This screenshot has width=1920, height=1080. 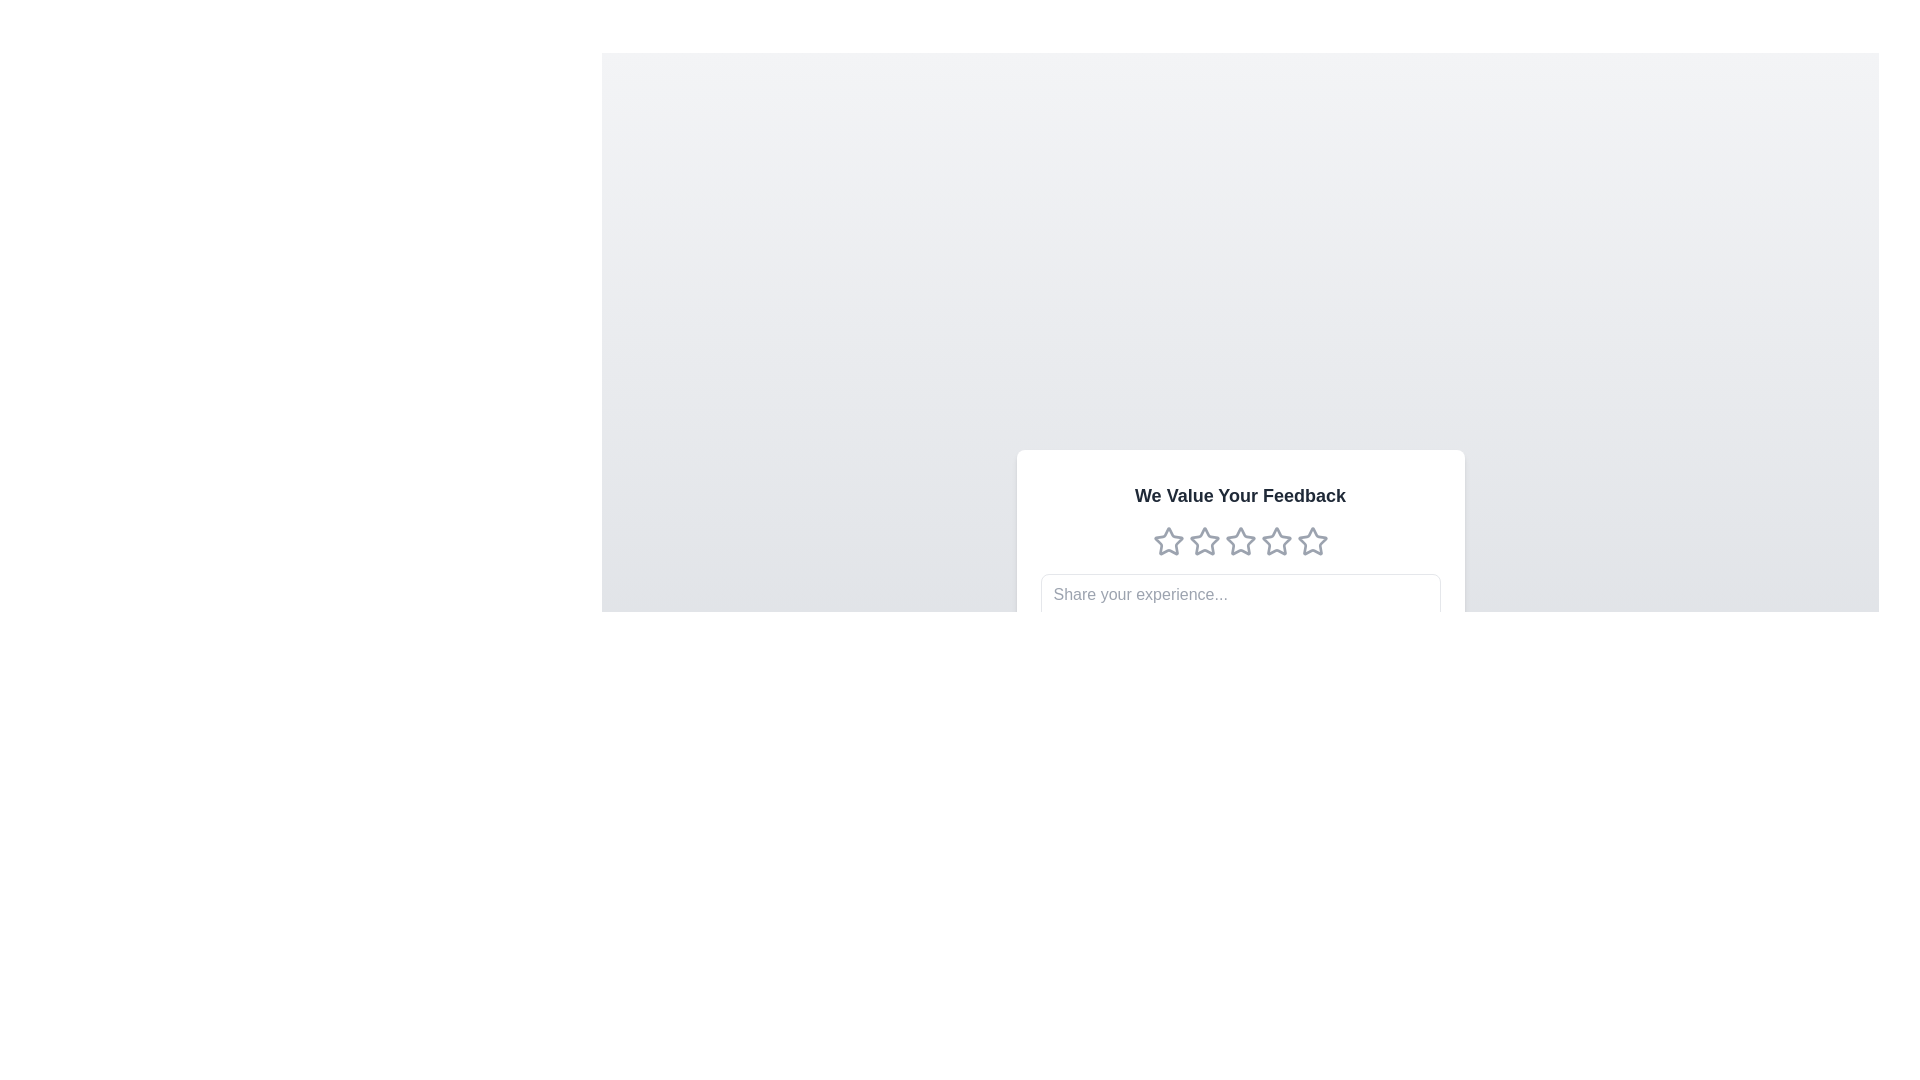 I want to click on the third star in the star-based rating system below the heading 'We Value Your Feedback', so click(x=1239, y=542).